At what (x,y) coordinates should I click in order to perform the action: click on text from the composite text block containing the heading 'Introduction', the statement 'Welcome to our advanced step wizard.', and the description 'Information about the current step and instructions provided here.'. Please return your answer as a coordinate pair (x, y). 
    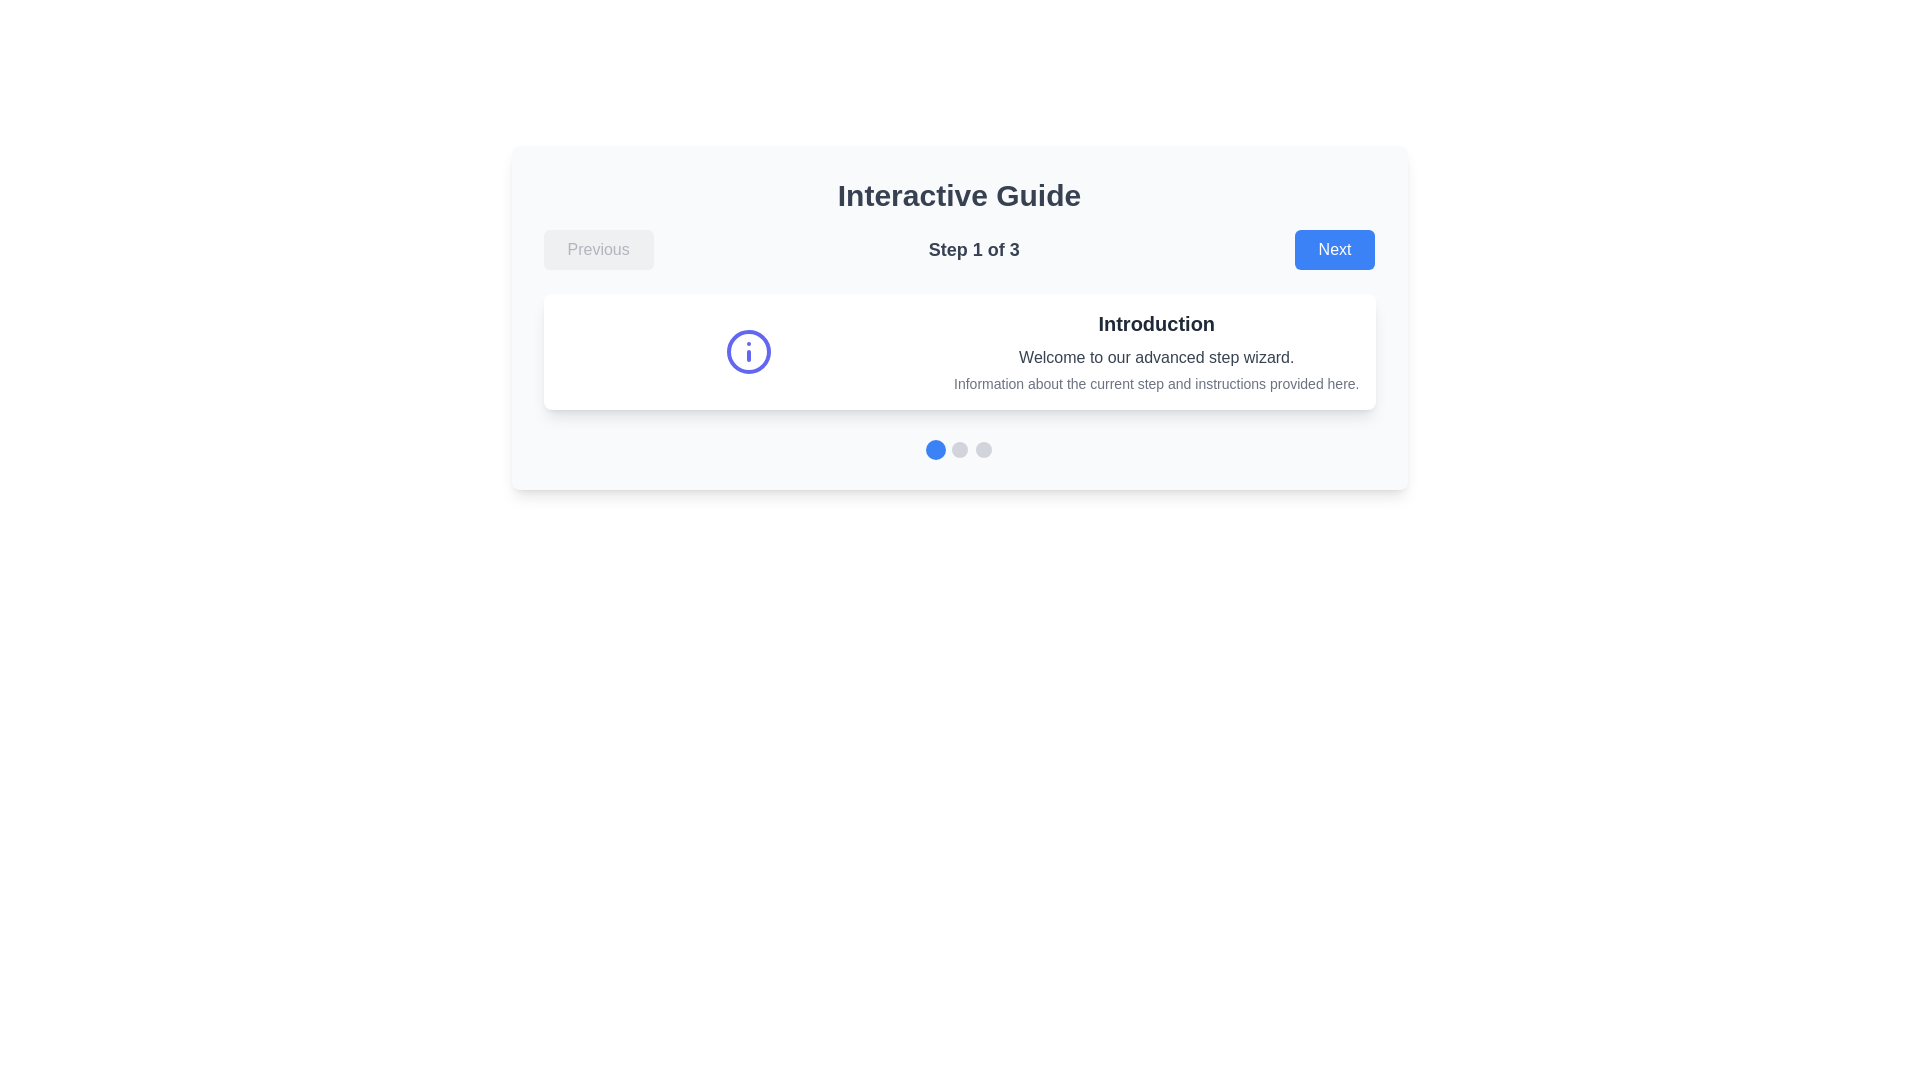
    Looking at the image, I should click on (1156, 350).